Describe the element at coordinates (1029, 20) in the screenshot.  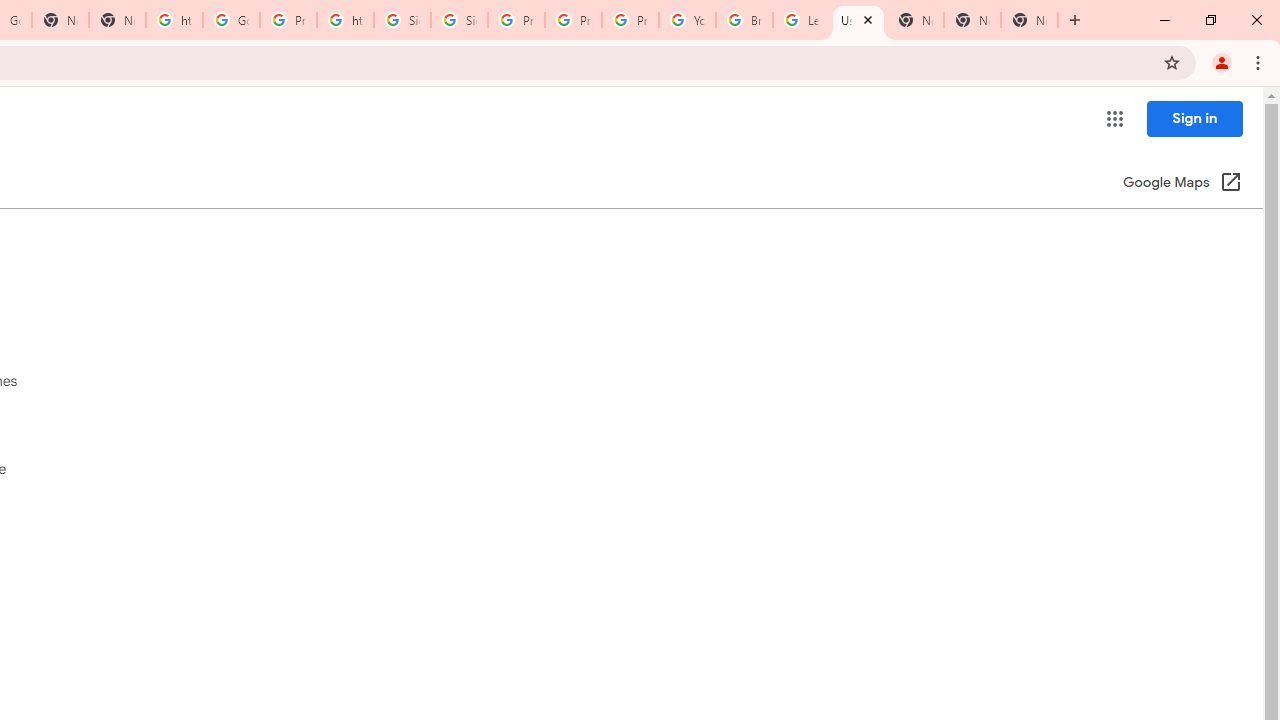
I see `'New Tab'` at that location.